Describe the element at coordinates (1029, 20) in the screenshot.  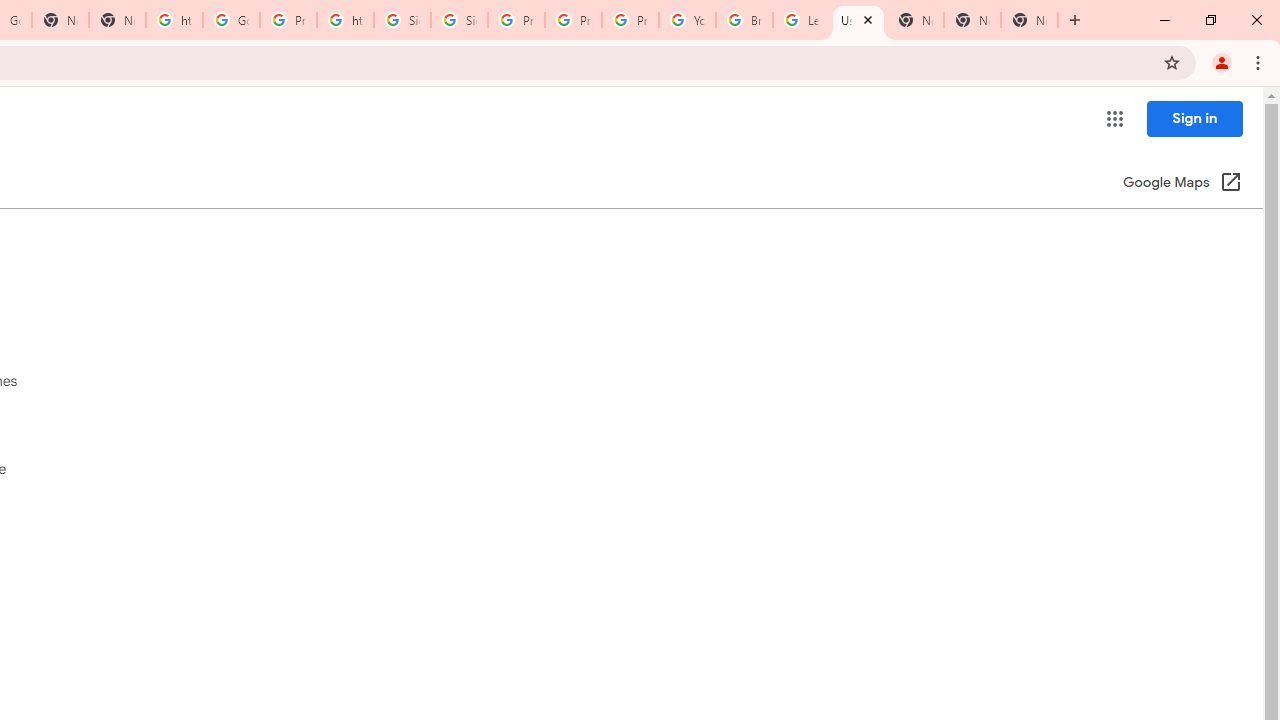
I see `'New Tab'` at that location.